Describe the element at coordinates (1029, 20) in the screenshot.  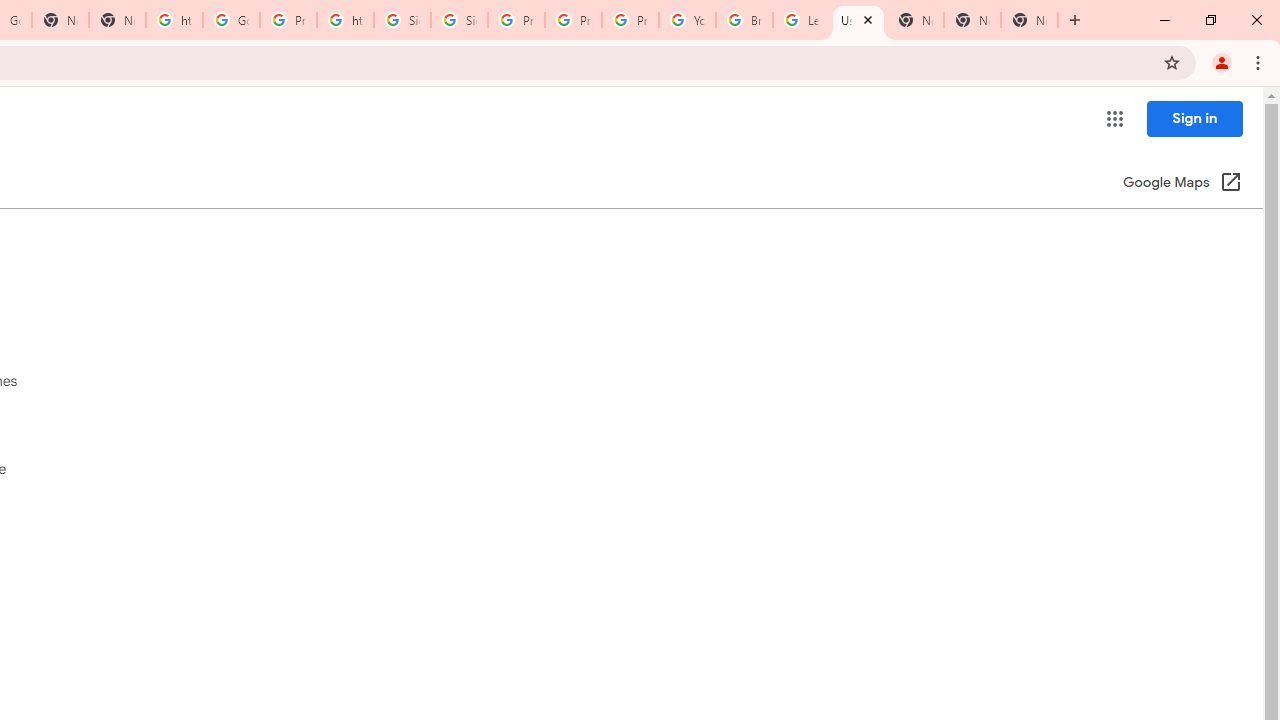
I see `'New Tab'` at that location.